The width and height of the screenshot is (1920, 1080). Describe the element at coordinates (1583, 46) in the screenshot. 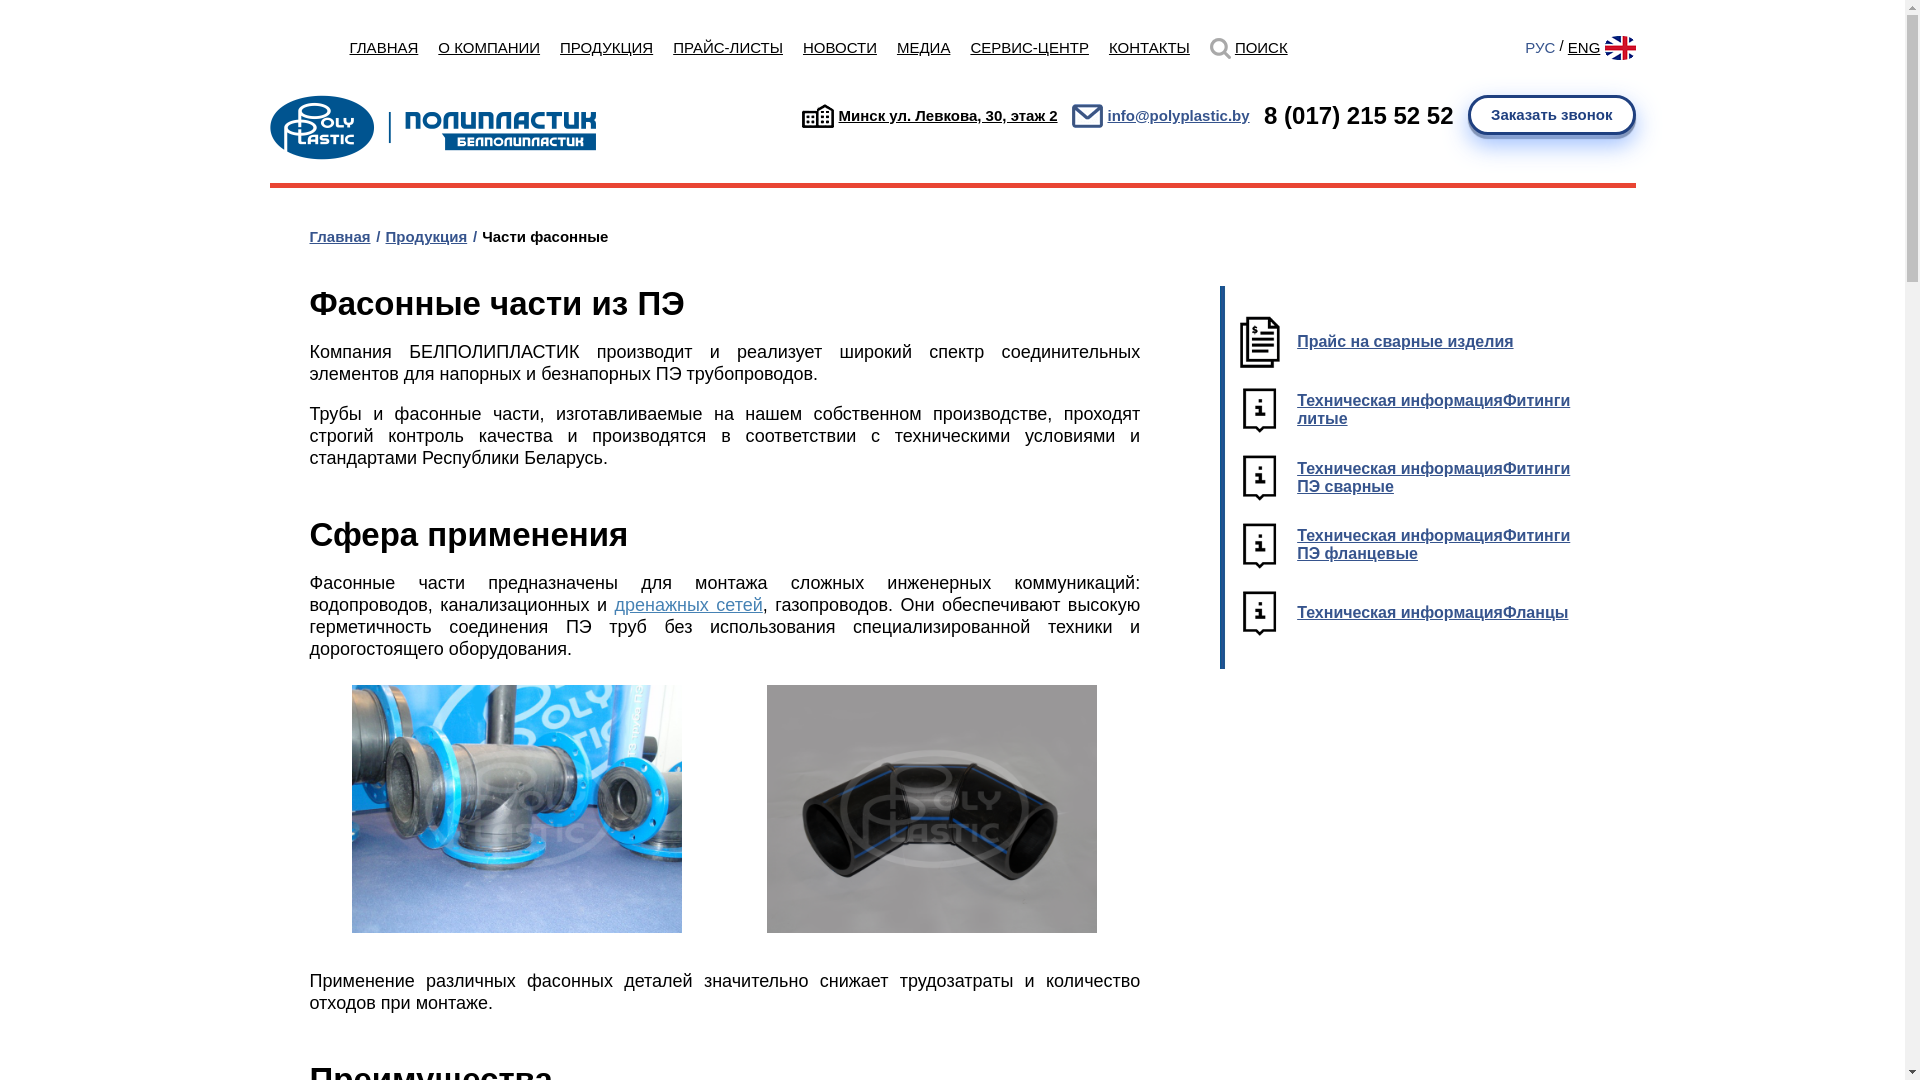

I see `'ENG'` at that location.